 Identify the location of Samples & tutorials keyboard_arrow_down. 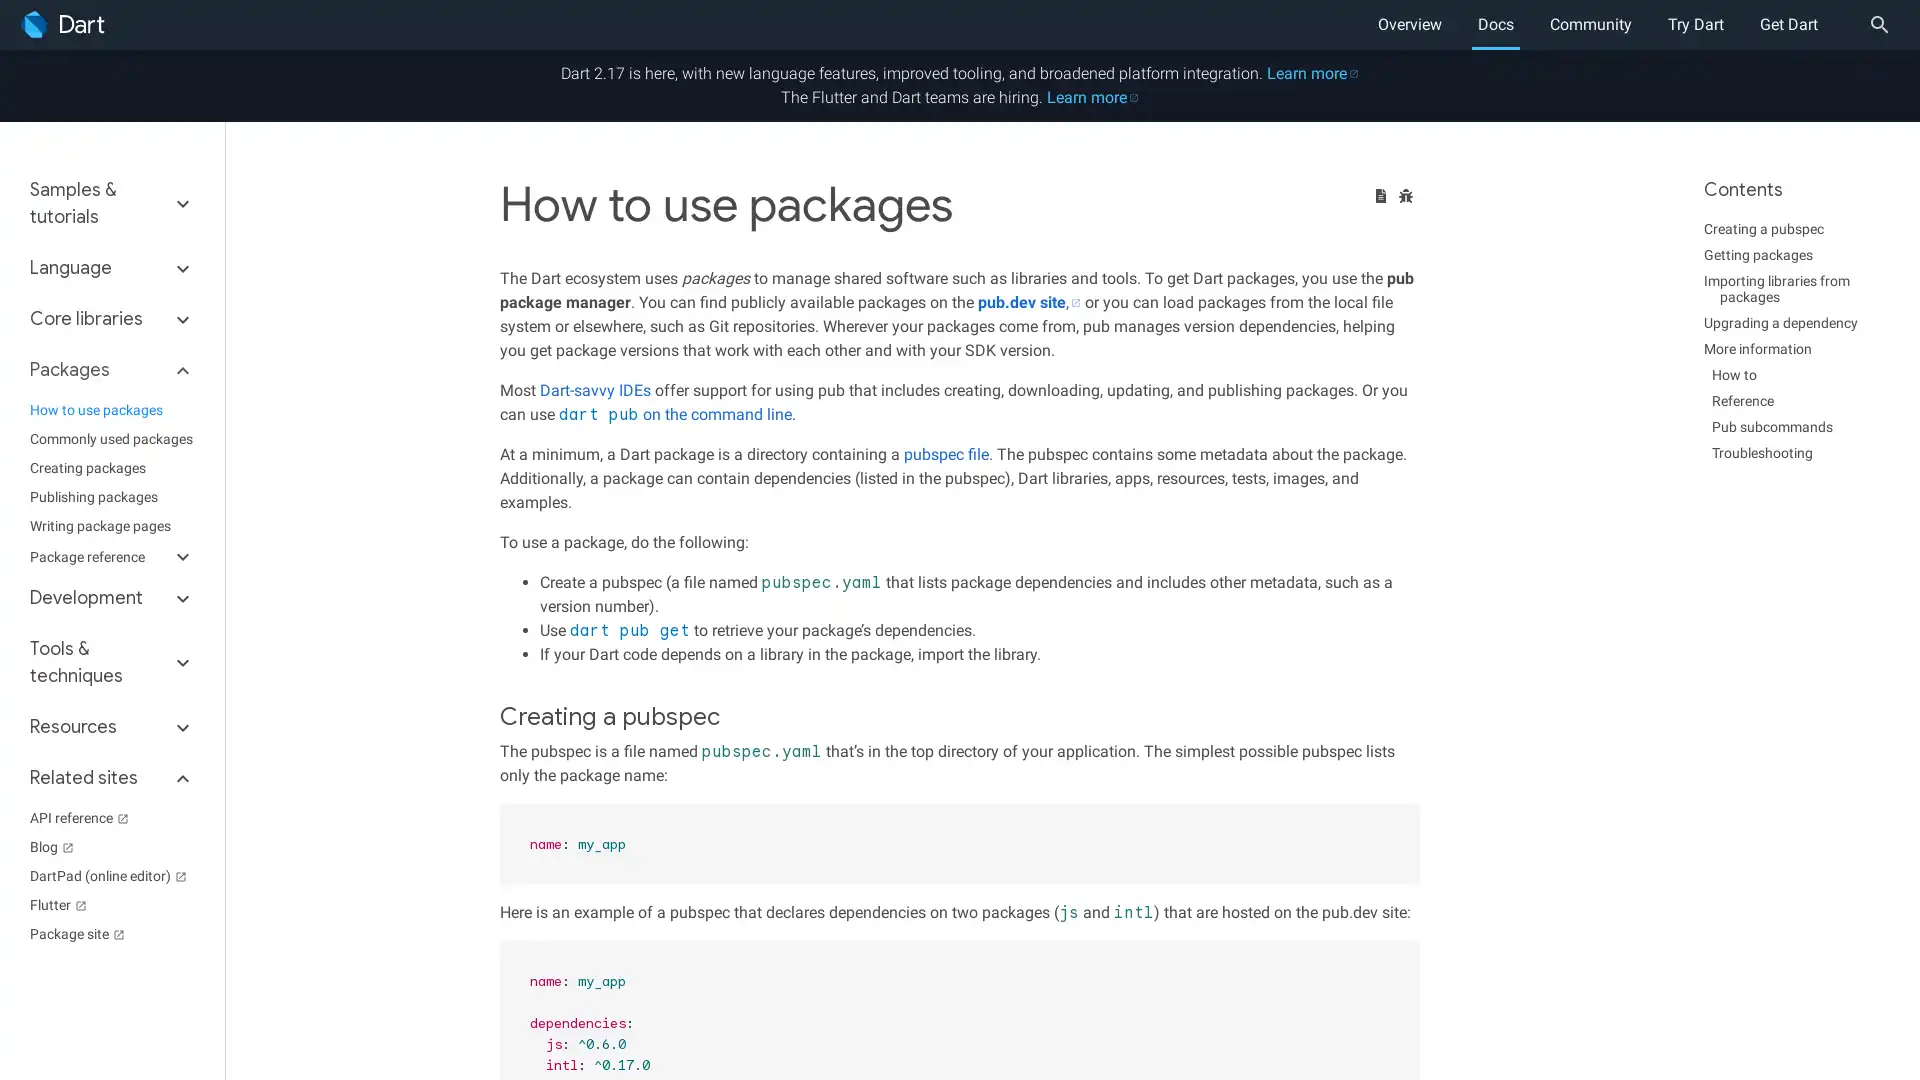
(111, 209).